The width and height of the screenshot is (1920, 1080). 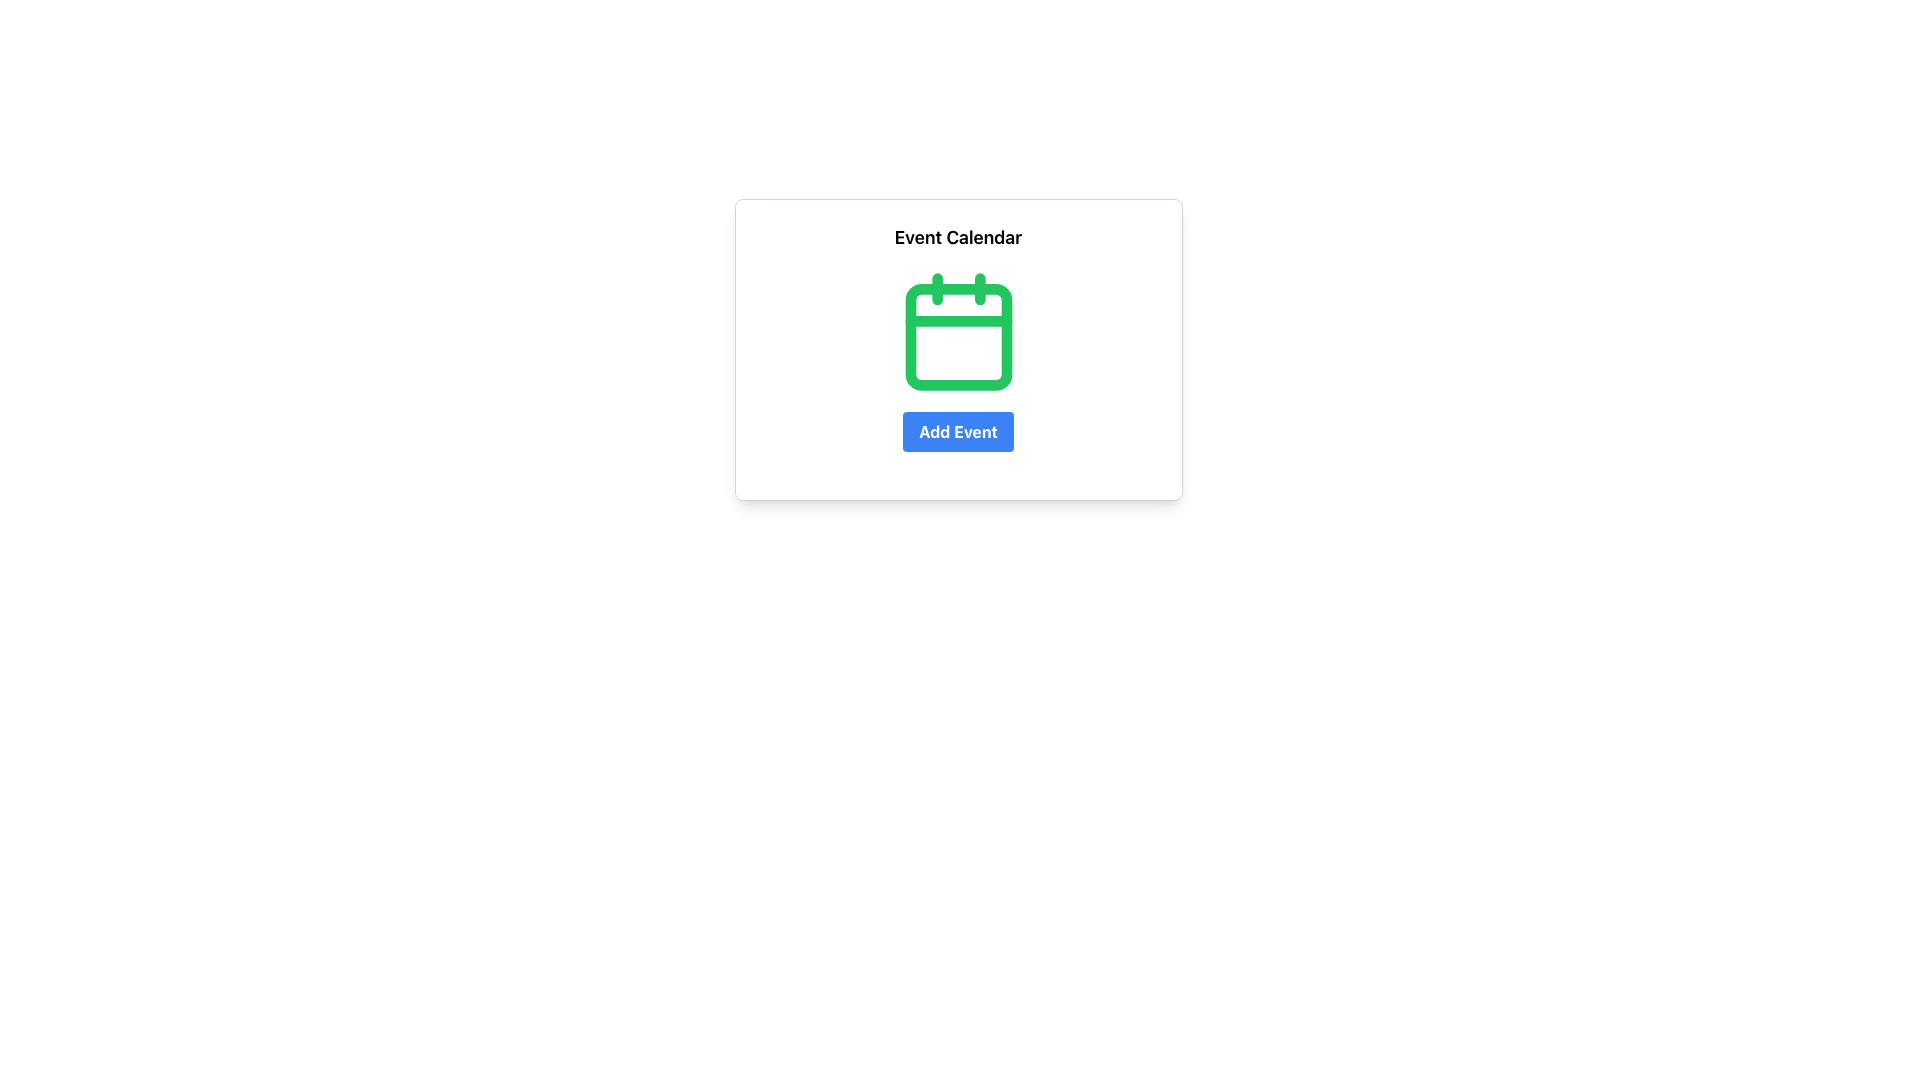 I want to click on the calendar icon with a green border that is centrally aligned below 'Event Calendar' and above the 'Add Event' button, so click(x=957, y=330).